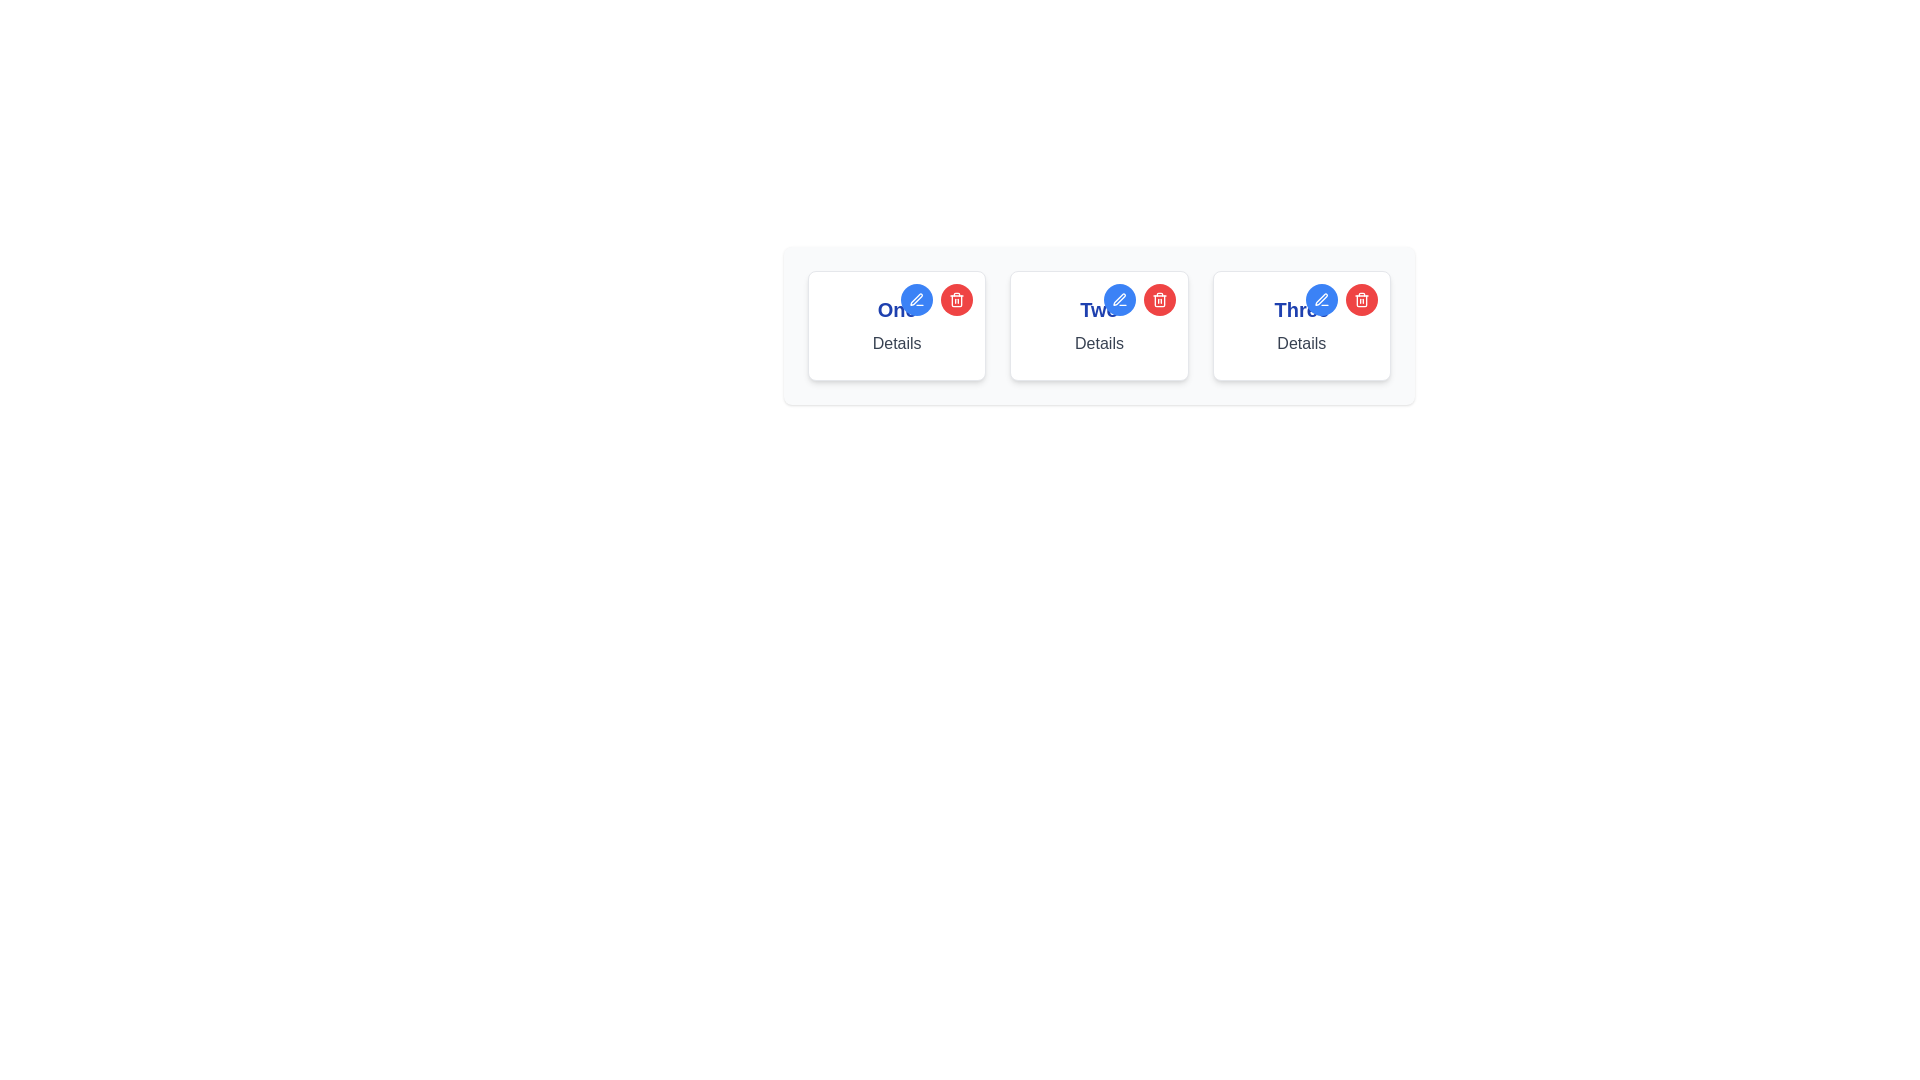 This screenshot has width=1920, height=1080. Describe the element at coordinates (1361, 300) in the screenshot. I see `the circular red button with a trash can icon located at the top-right corner of the card labeled 'Three'` at that location.